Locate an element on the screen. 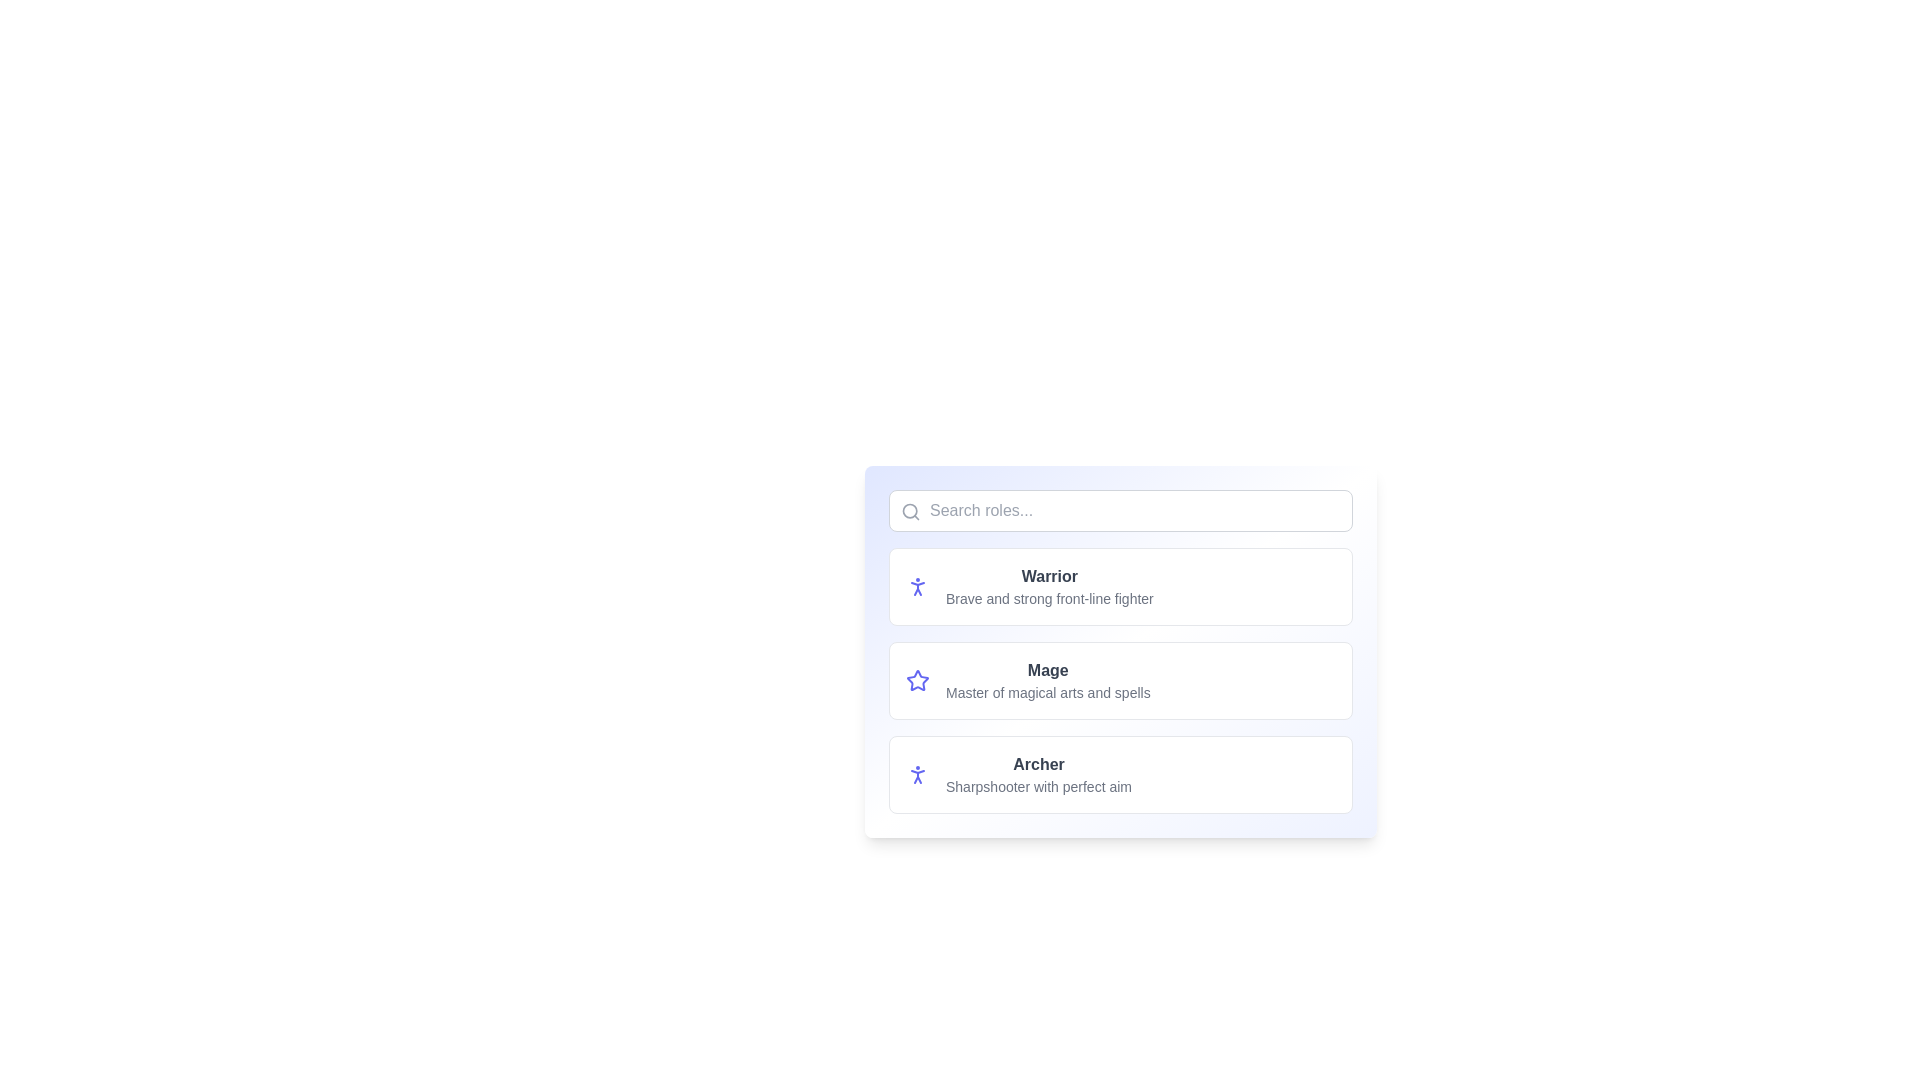 Image resolution: width=1920 pixels, height=1080 pixels. the static text element that reads 'Warrior' in a bold font, located second from the top in a vertical list of selectable options is located at coordinates (1048, 585).